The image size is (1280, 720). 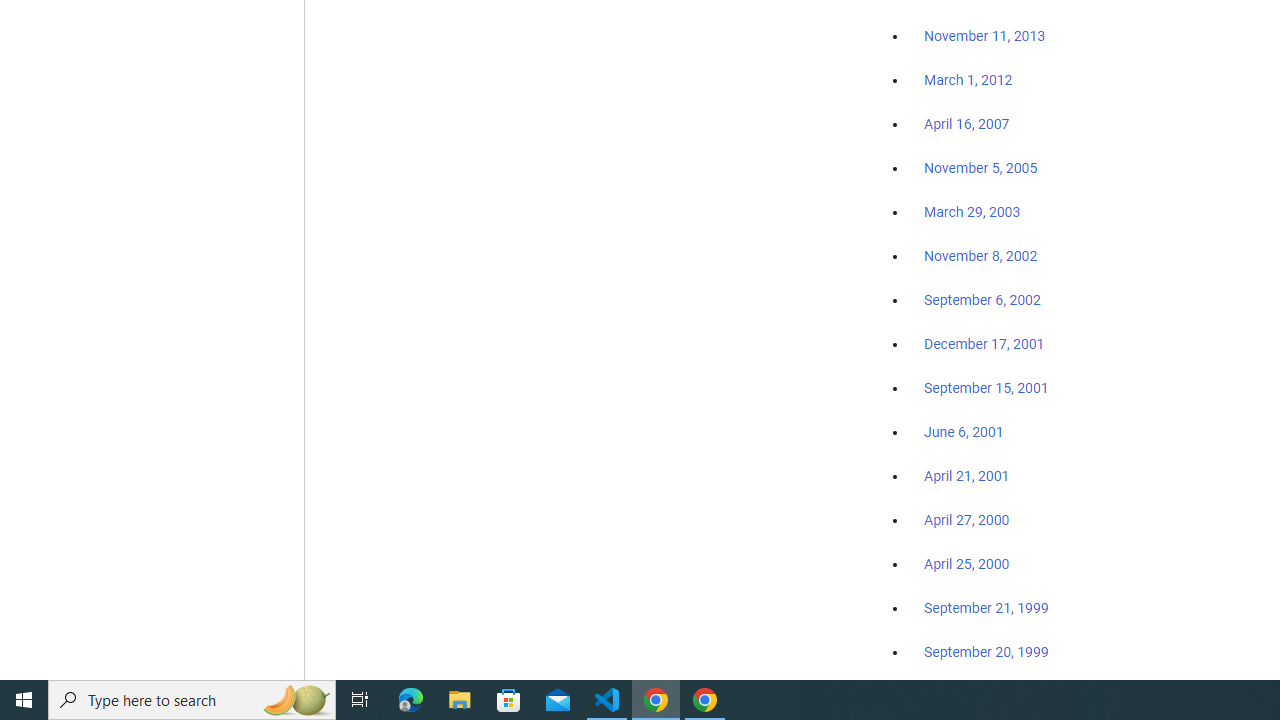 What do you see at coordinates (967, 476) in the screenshot?
I see `'April 21, 2001'` at bounding box center [967, 476].